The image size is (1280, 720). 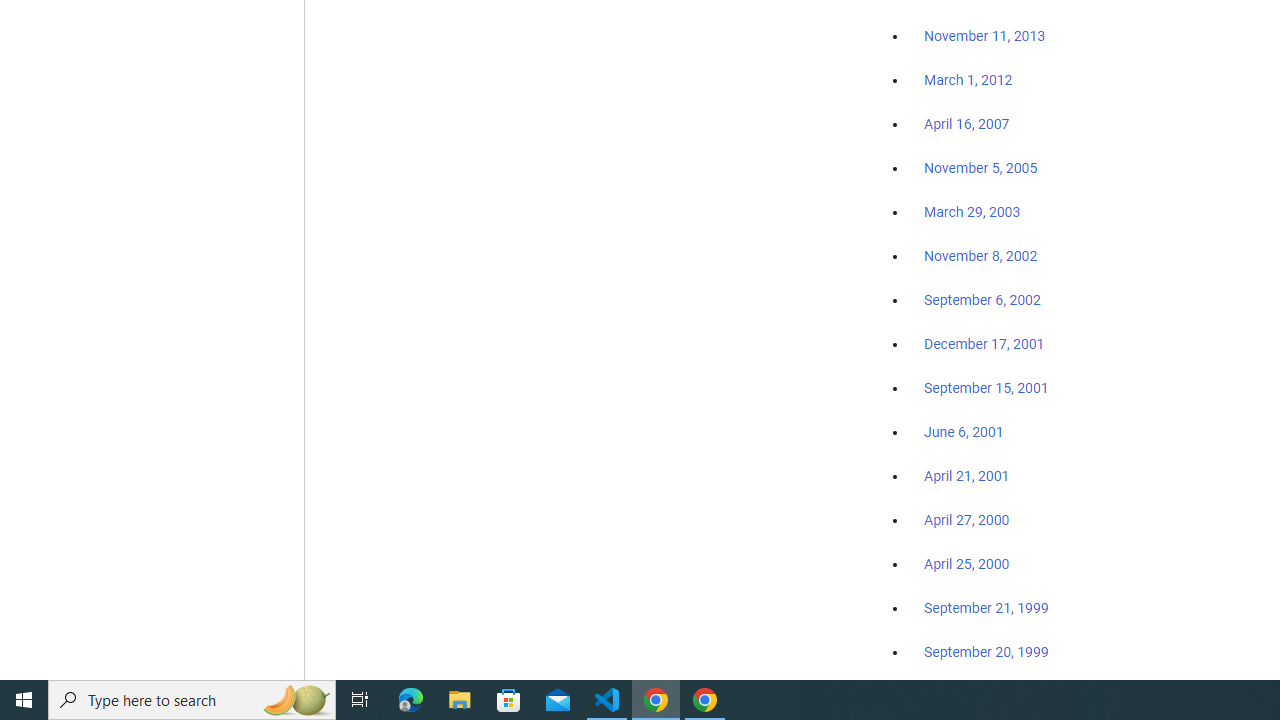 What do you see at coordinates (967, 476) in the screenshot?
I see `'April 21, 2001'` at bounding box center [967, 476].